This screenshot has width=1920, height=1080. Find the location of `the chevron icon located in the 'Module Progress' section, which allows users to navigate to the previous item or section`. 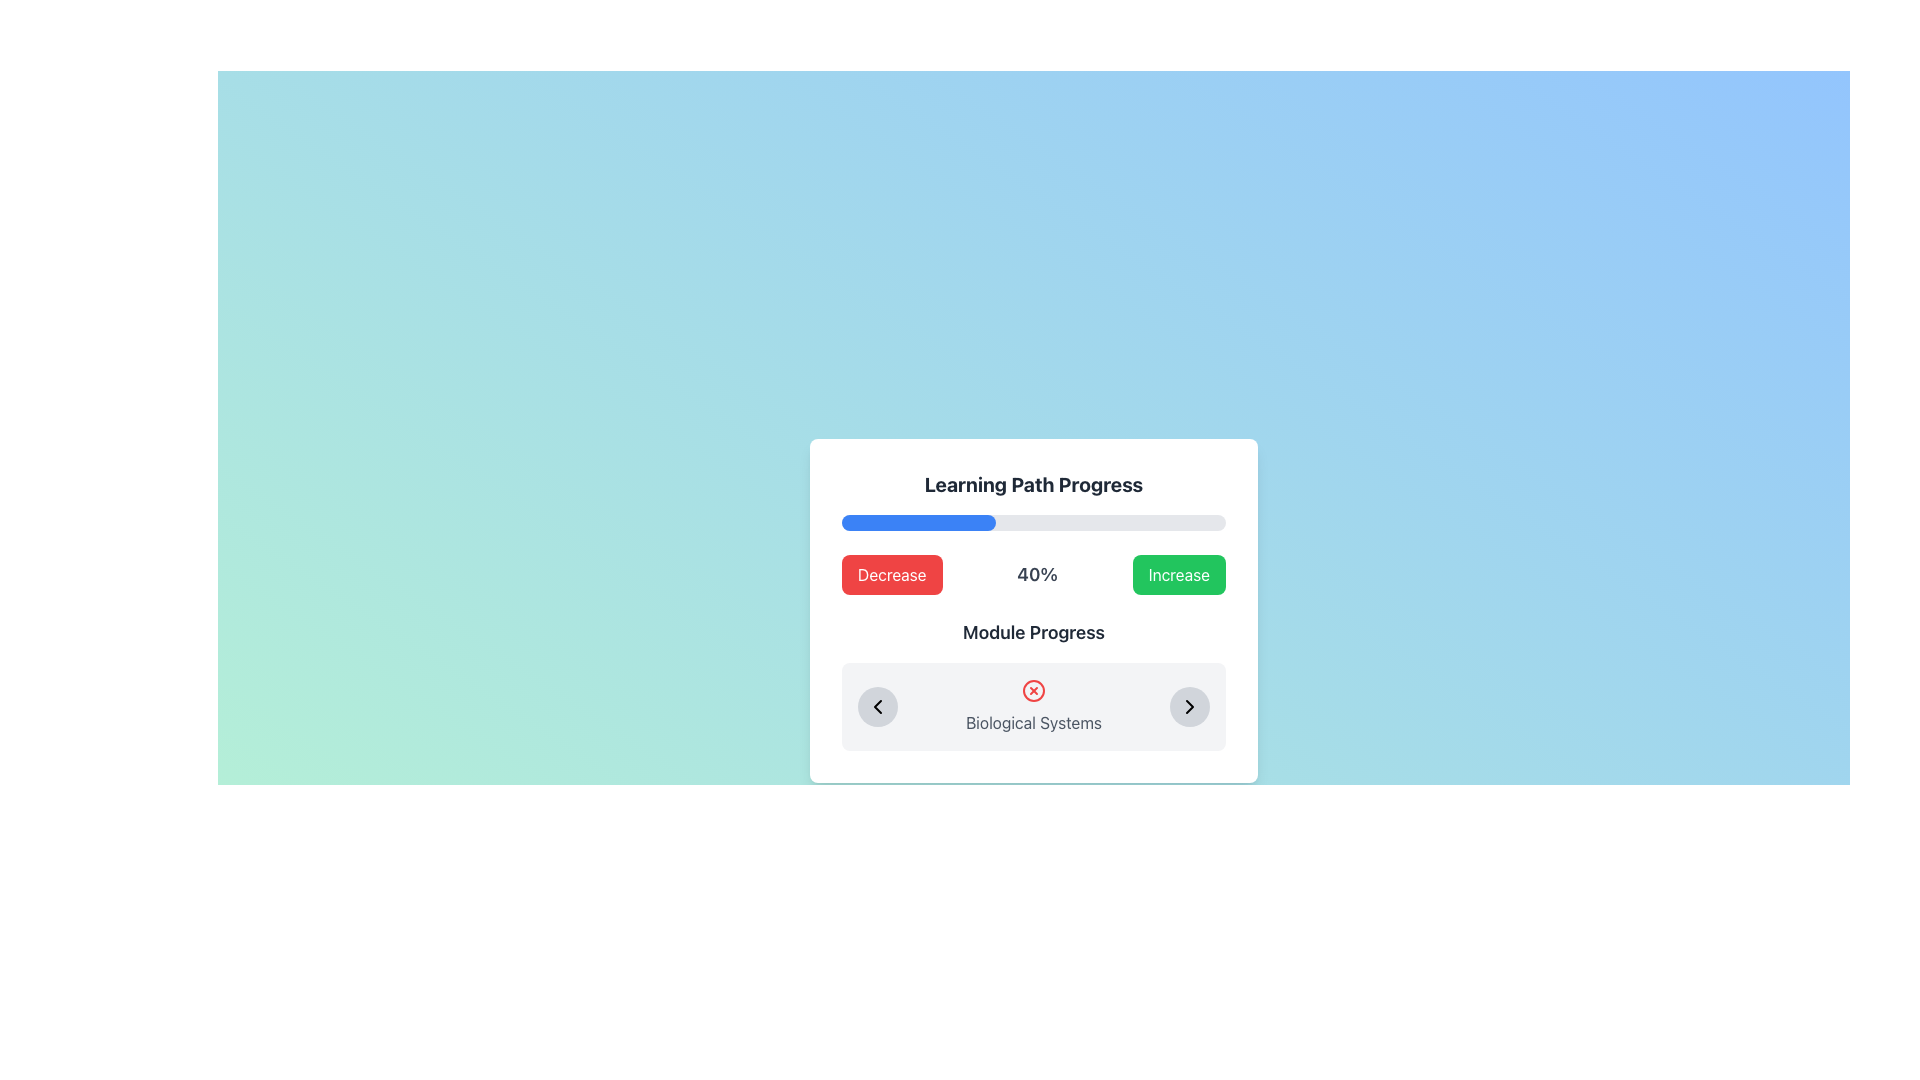

the chevron icon located in the 'Module Progress' section, which allows users to navigate to the previous item or section is located at coordinates (878, 705).